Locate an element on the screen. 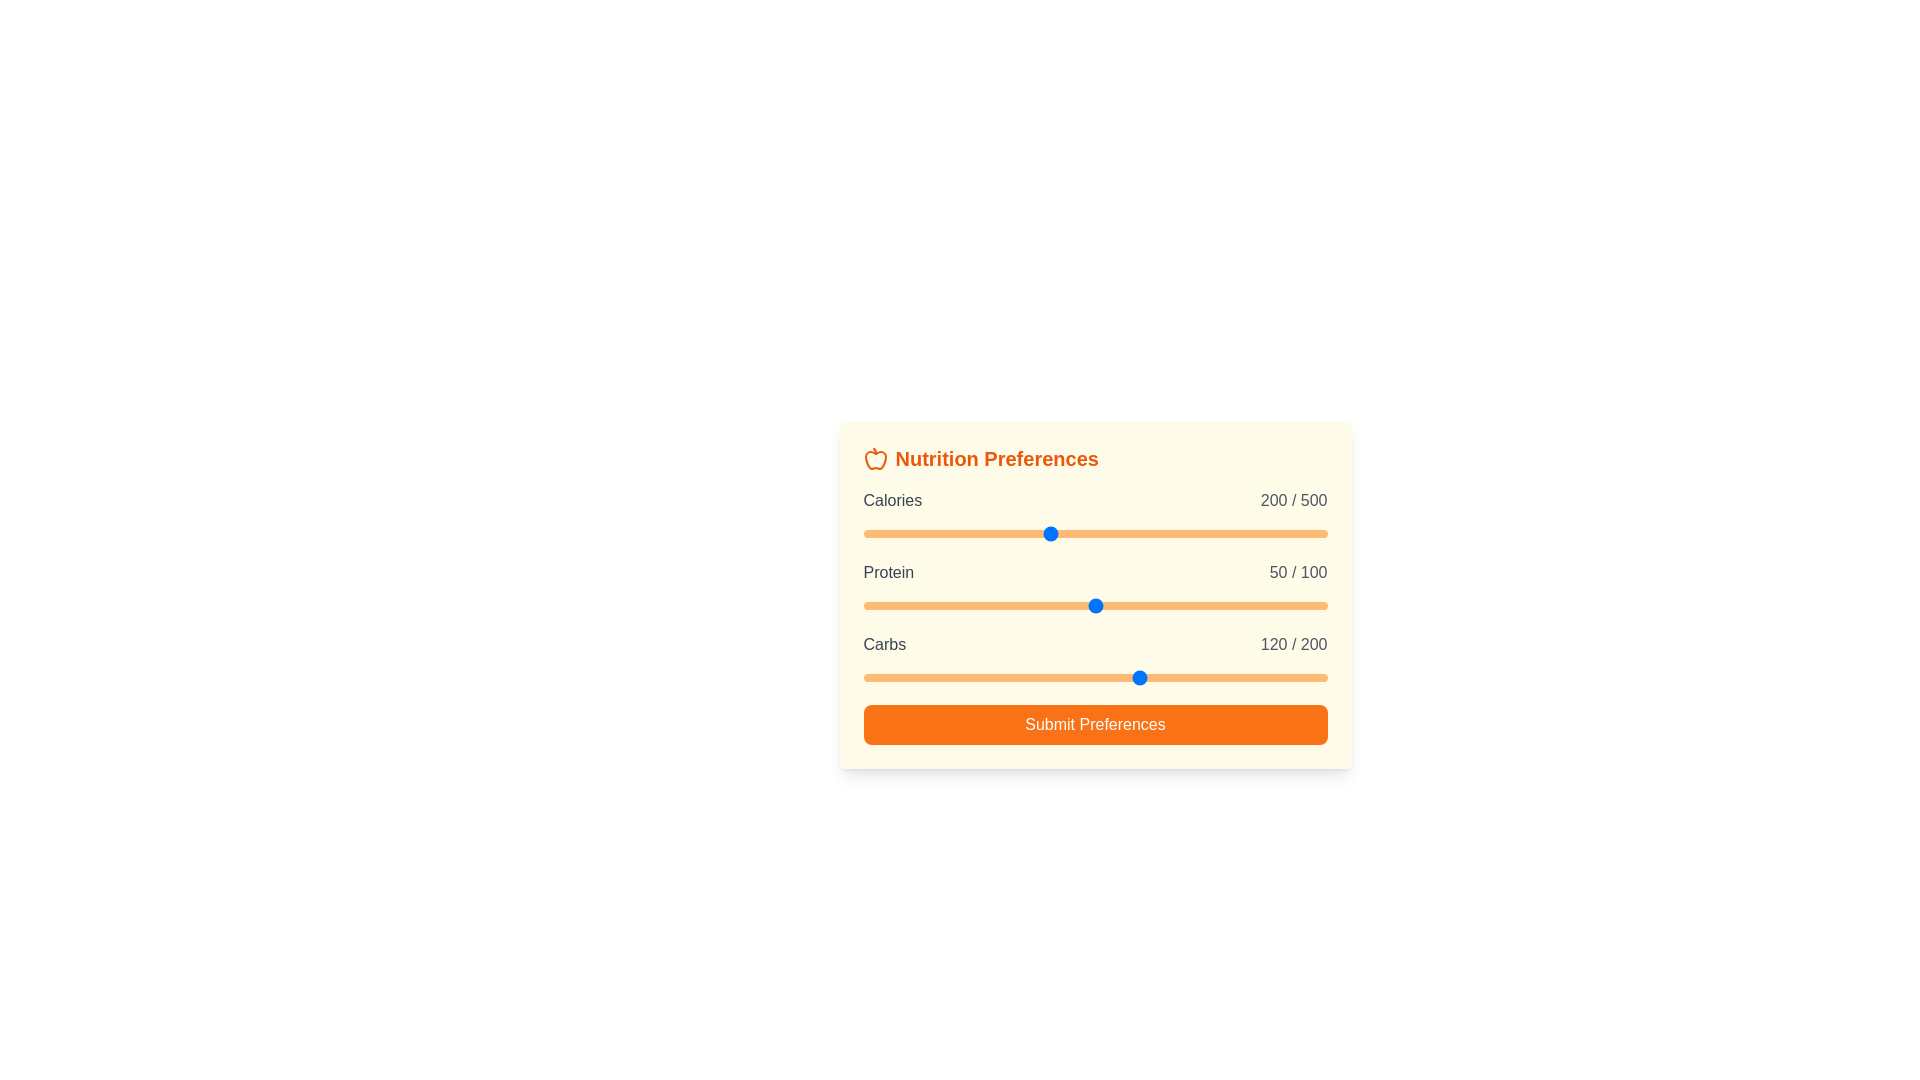  the caloric value is located at coordinates (1212, 532).